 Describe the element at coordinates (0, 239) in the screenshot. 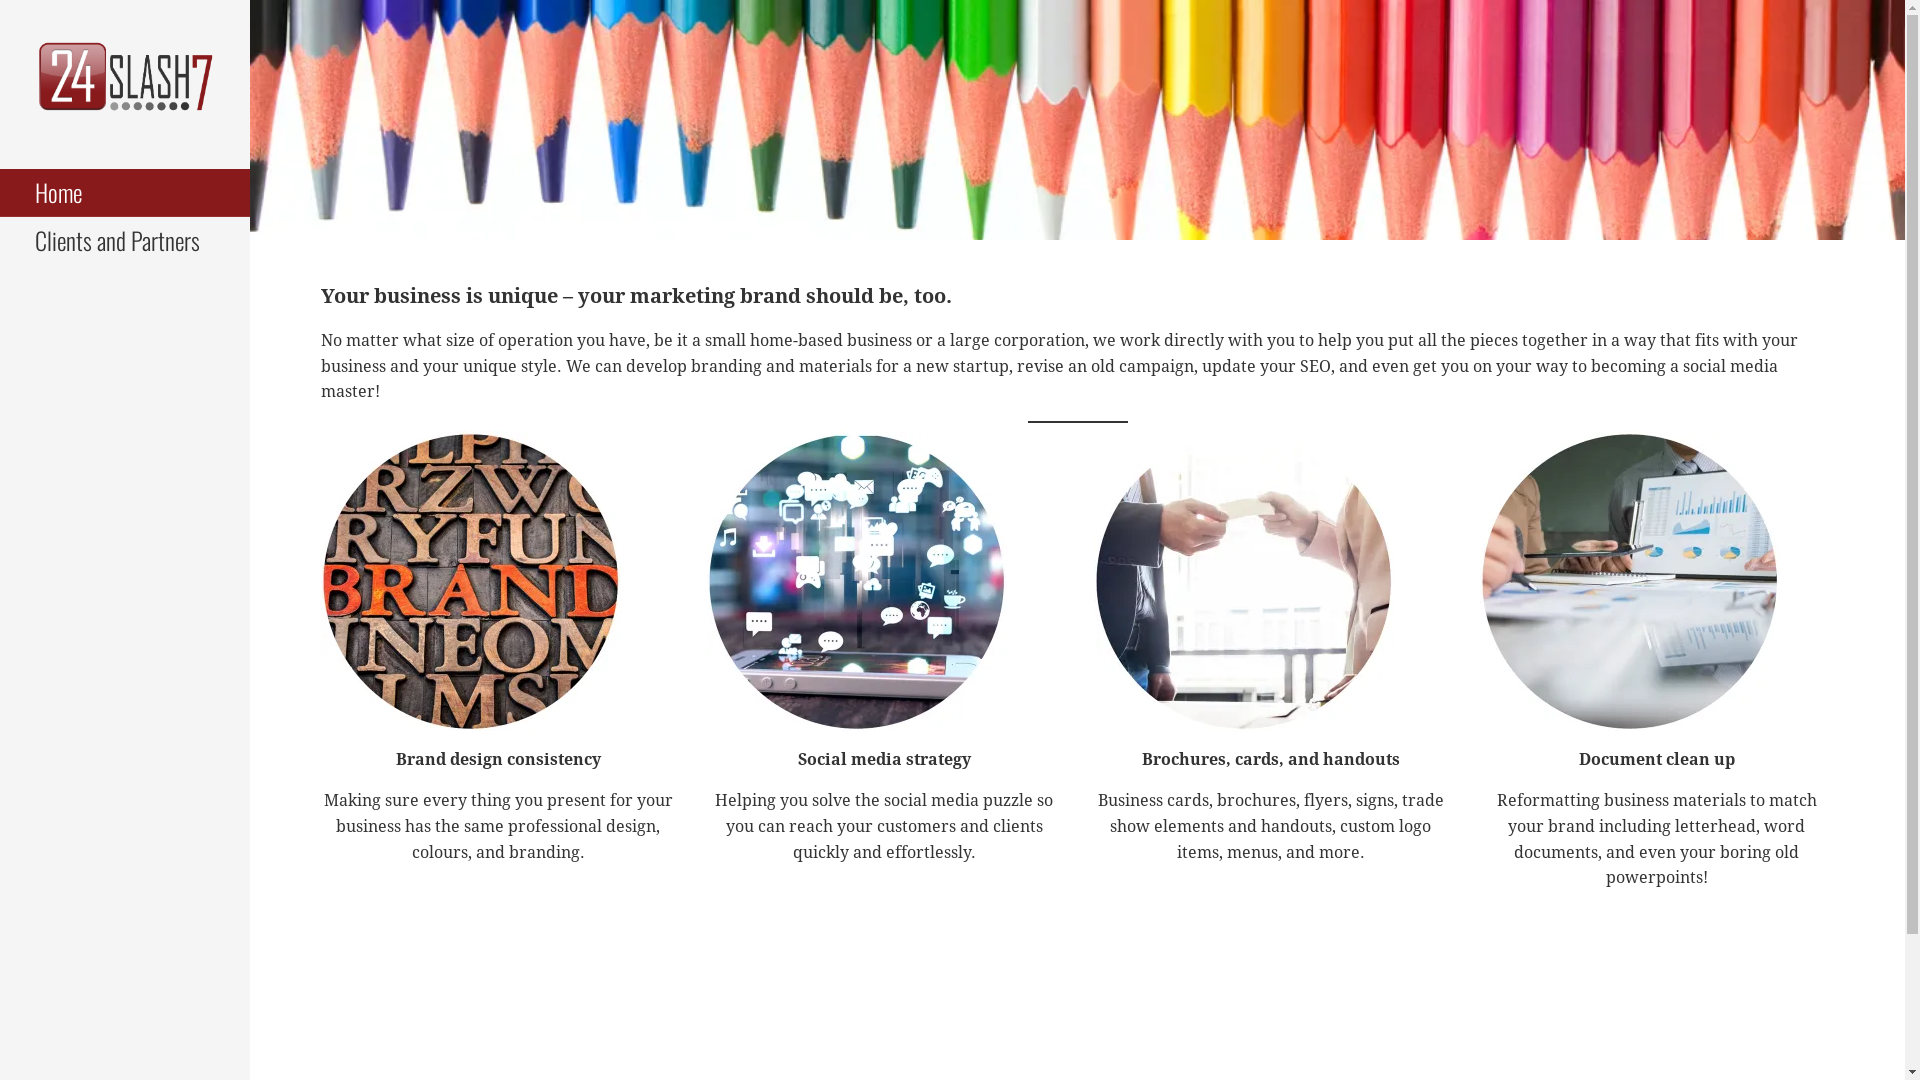

I see `'Clients and Partners'` at that location.